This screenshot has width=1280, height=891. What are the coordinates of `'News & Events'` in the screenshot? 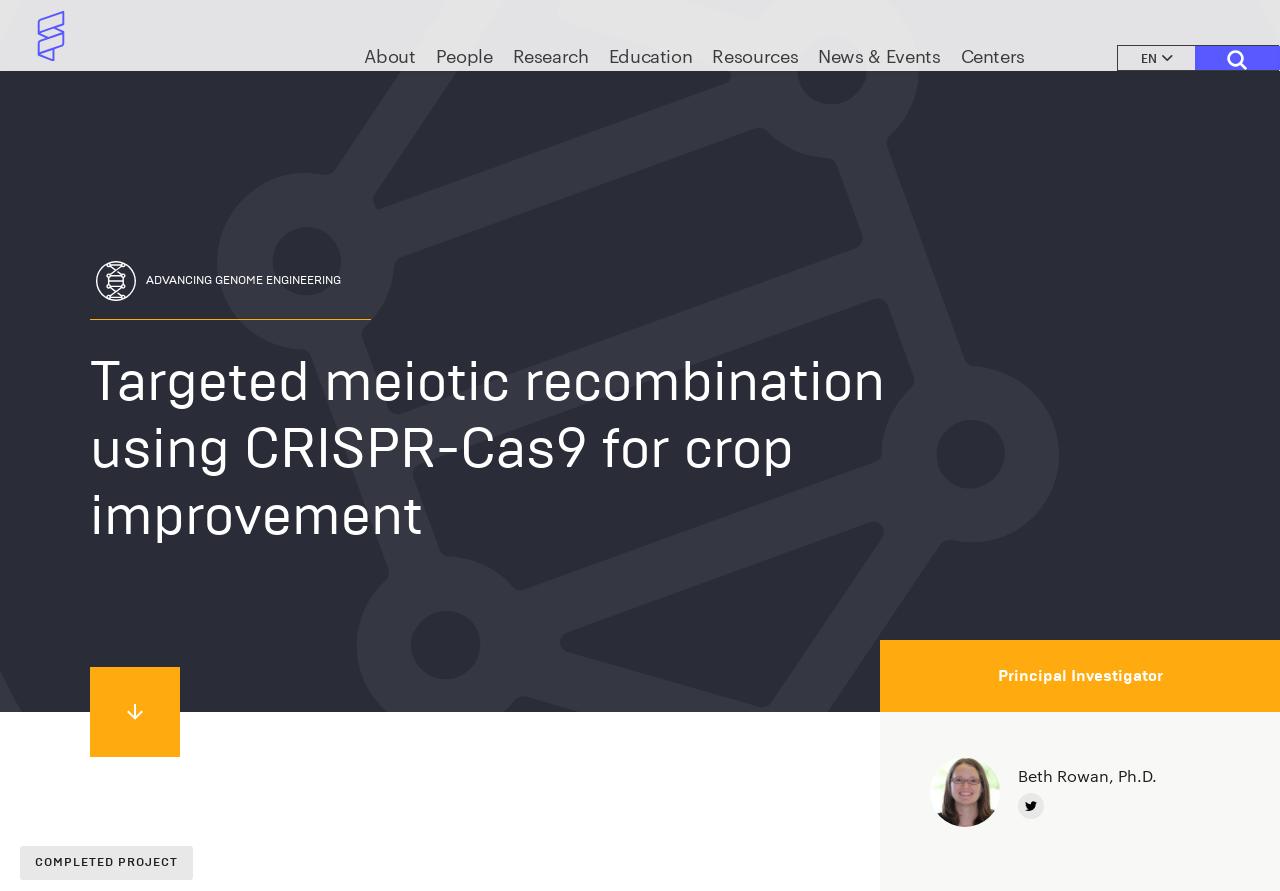 It's located at (878, 81).